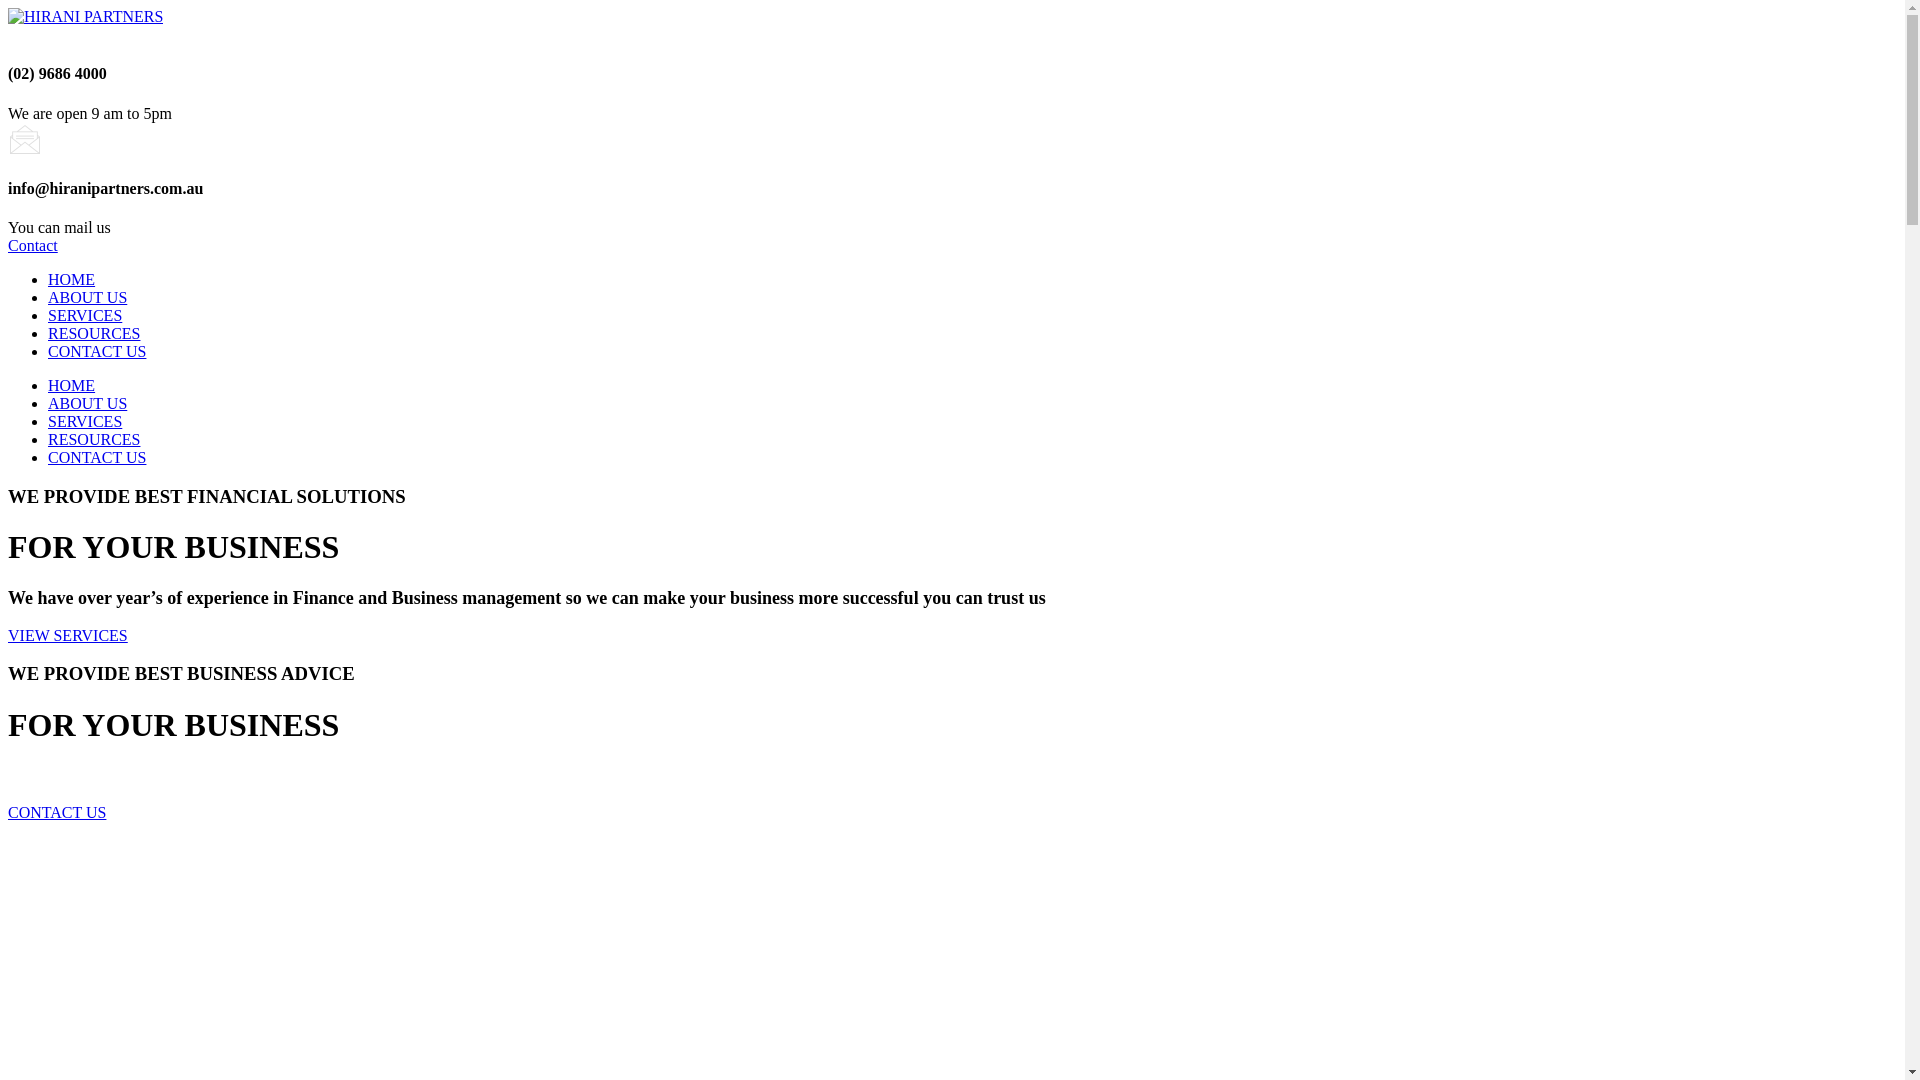  I want to click on 'RESOURCES', so click(48, 332).